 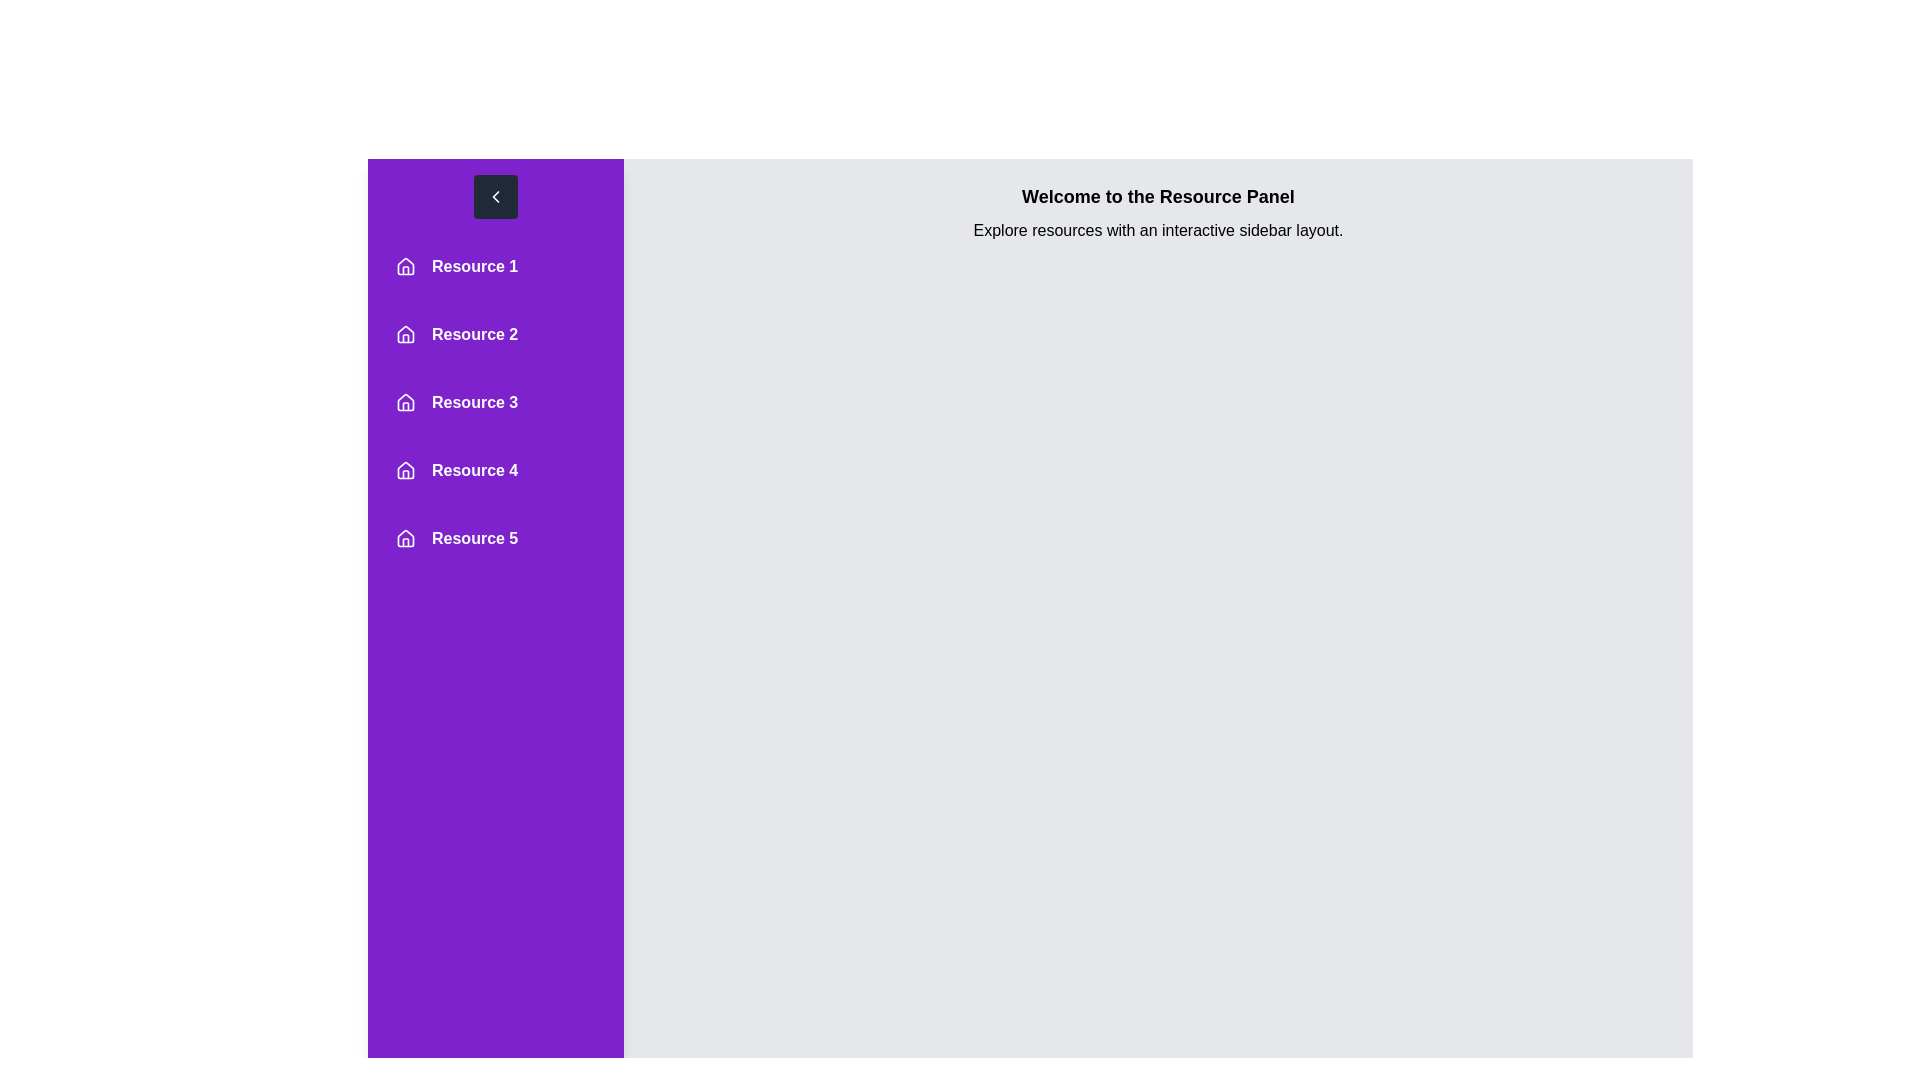 What do you see at coordinates (495, 196) in the screenshot?
I see `the toggle button to change the drawer's open/close state` at bounding box center [495, 196].